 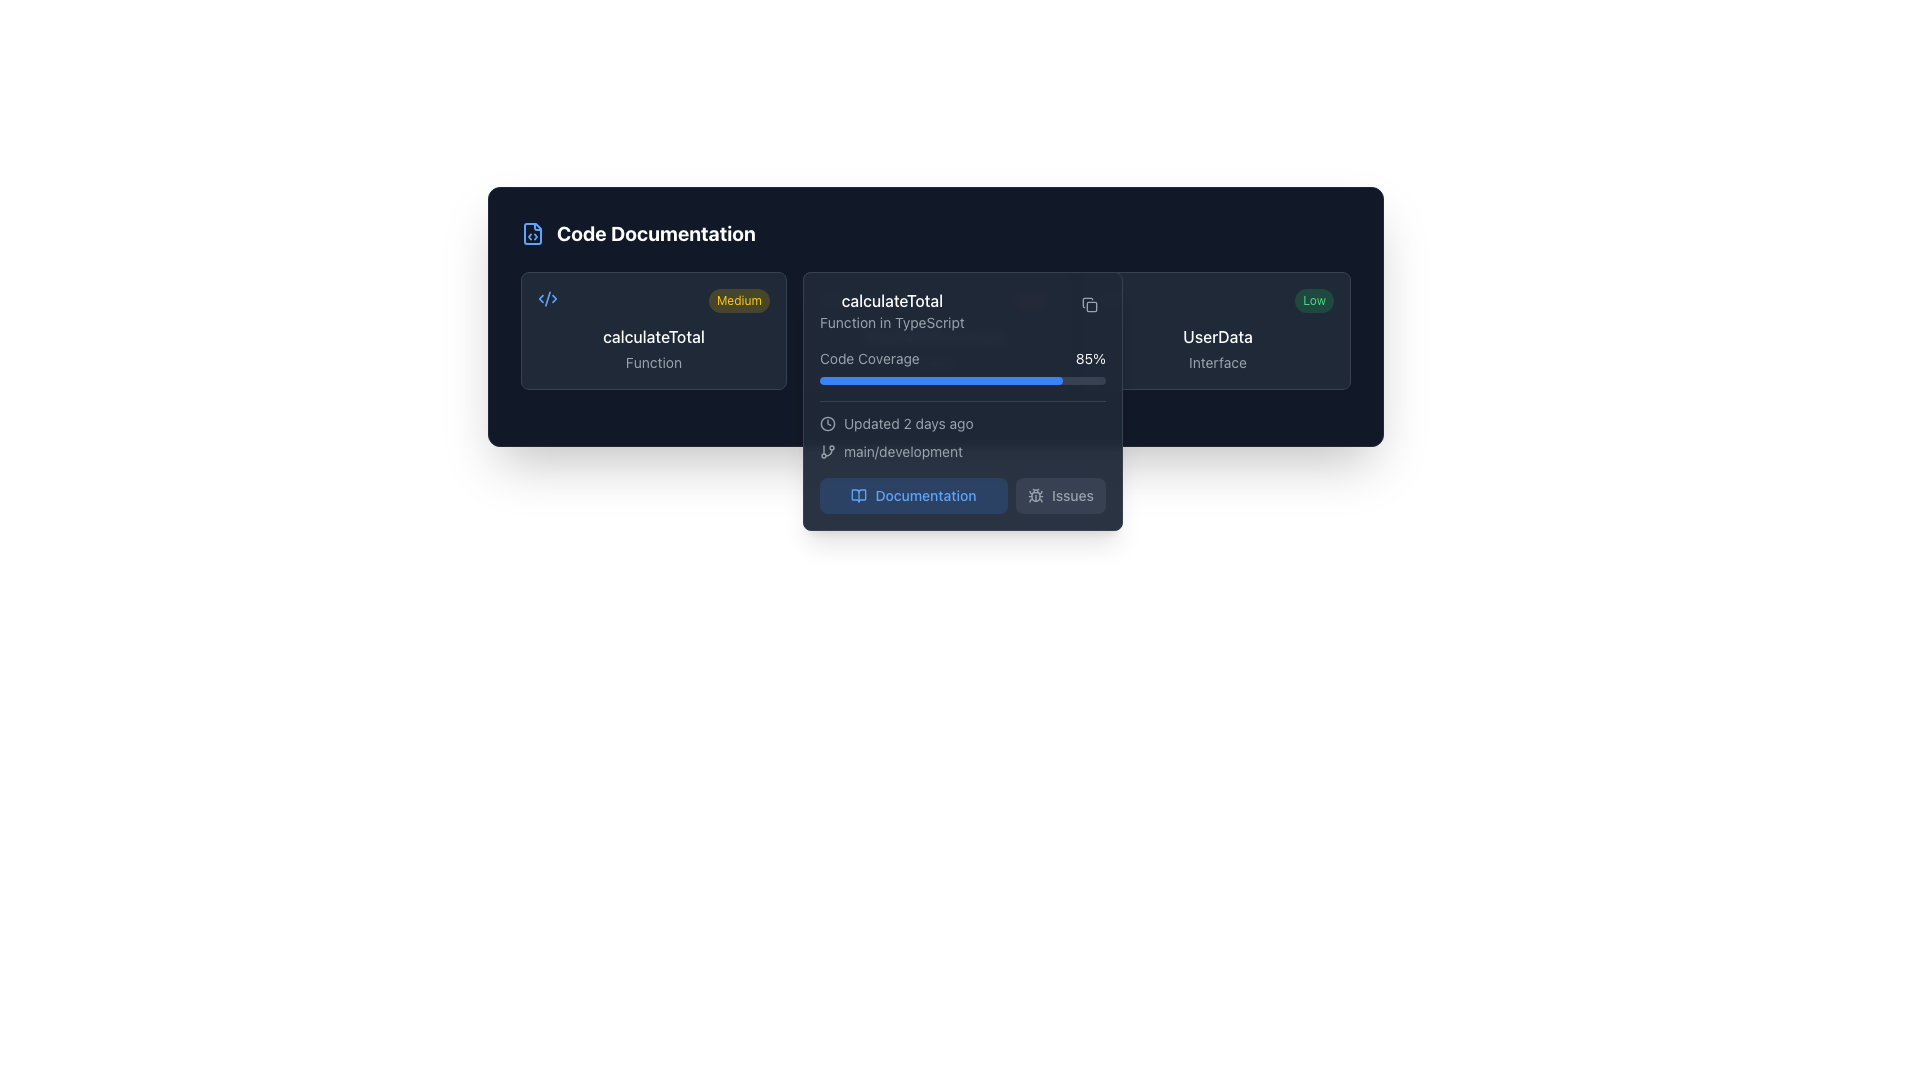 I want to click on the Text label located beneath the 'UserData' label within the card, which serves as a descriptor for the main title, so click(x=1217, y=362).